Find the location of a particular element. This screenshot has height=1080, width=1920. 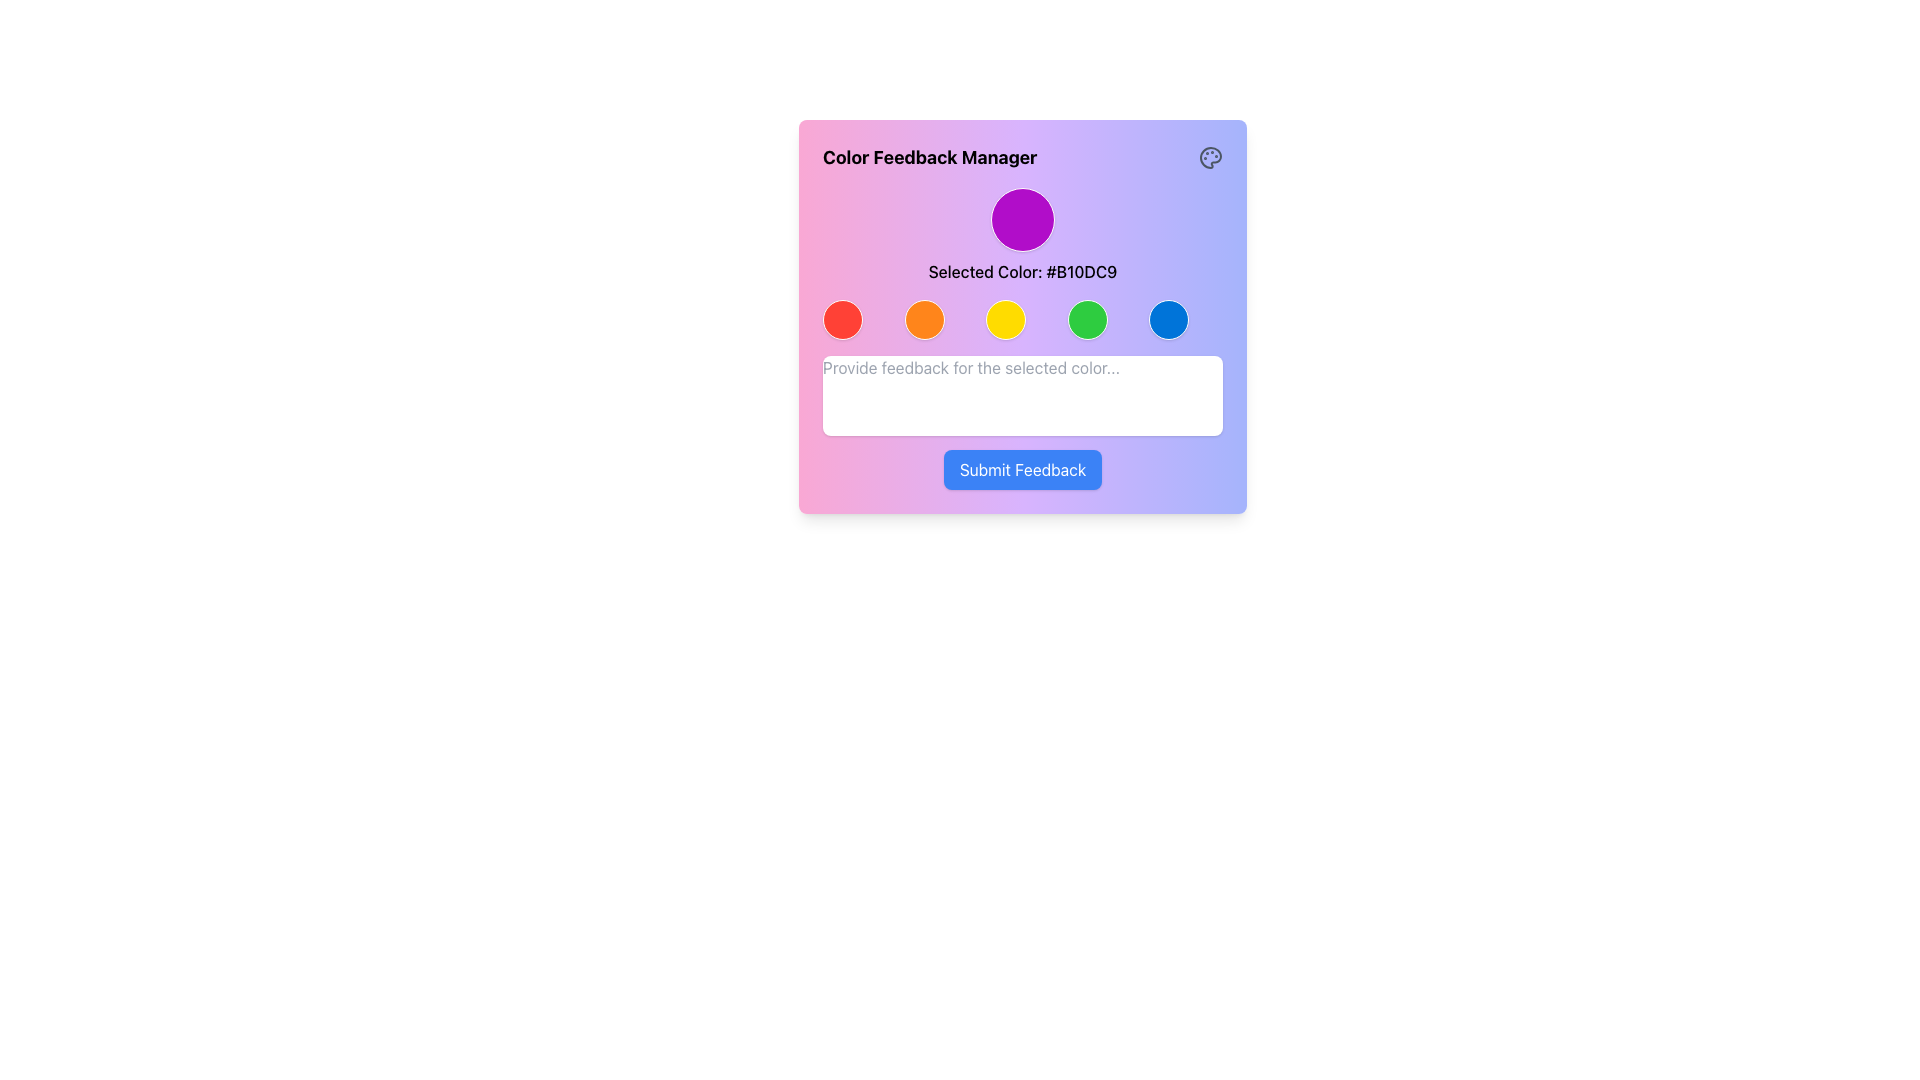

the circular yellow button with a white outline, which is the third button from the left in a row of five similar buttons is located at coordinates (1006, 319).